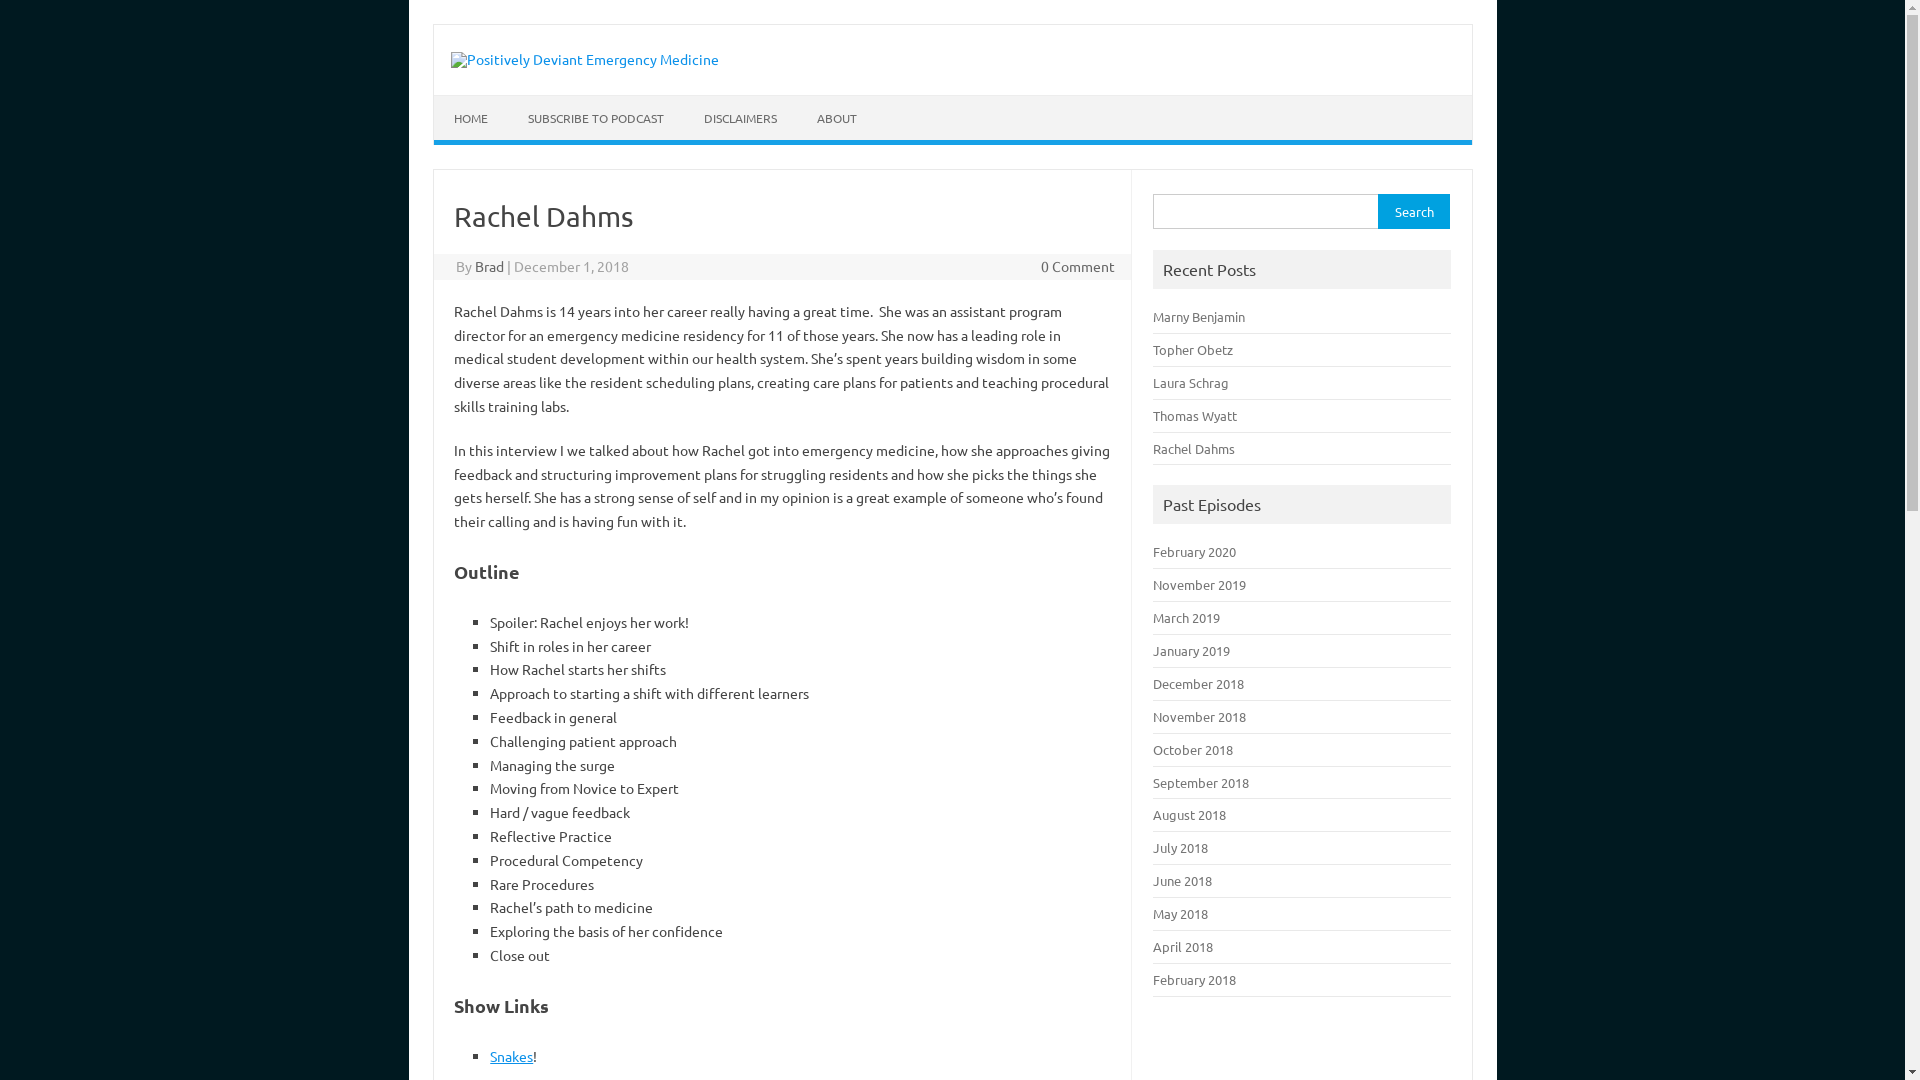 The width and height of the screenshot is (1920, 1080). Describe the element at coordinates (1182, 879) in the screenshot. I see `'June 2018'` at that location.